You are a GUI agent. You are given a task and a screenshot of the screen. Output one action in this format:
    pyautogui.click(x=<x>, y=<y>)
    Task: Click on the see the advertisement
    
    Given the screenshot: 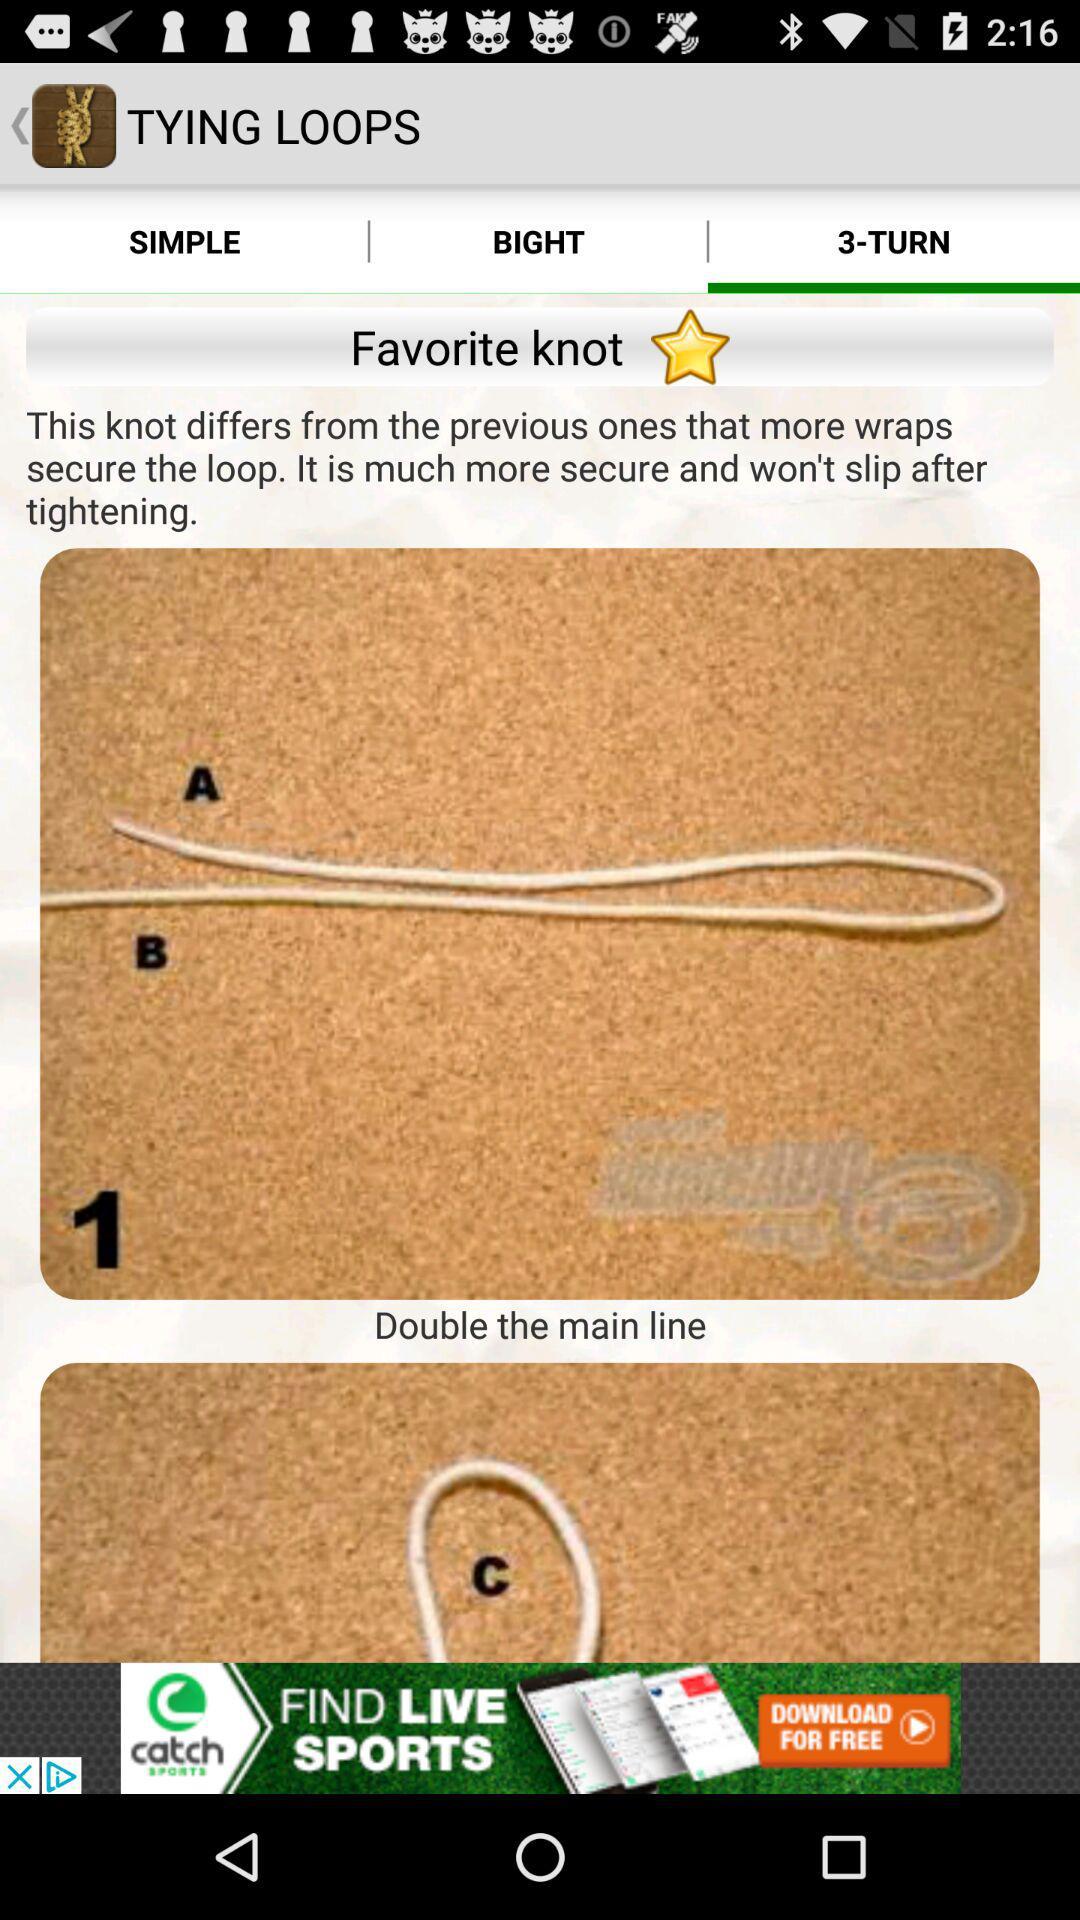 What is the action you would take?
    pyautogui.click(x=540, y=1727)
    